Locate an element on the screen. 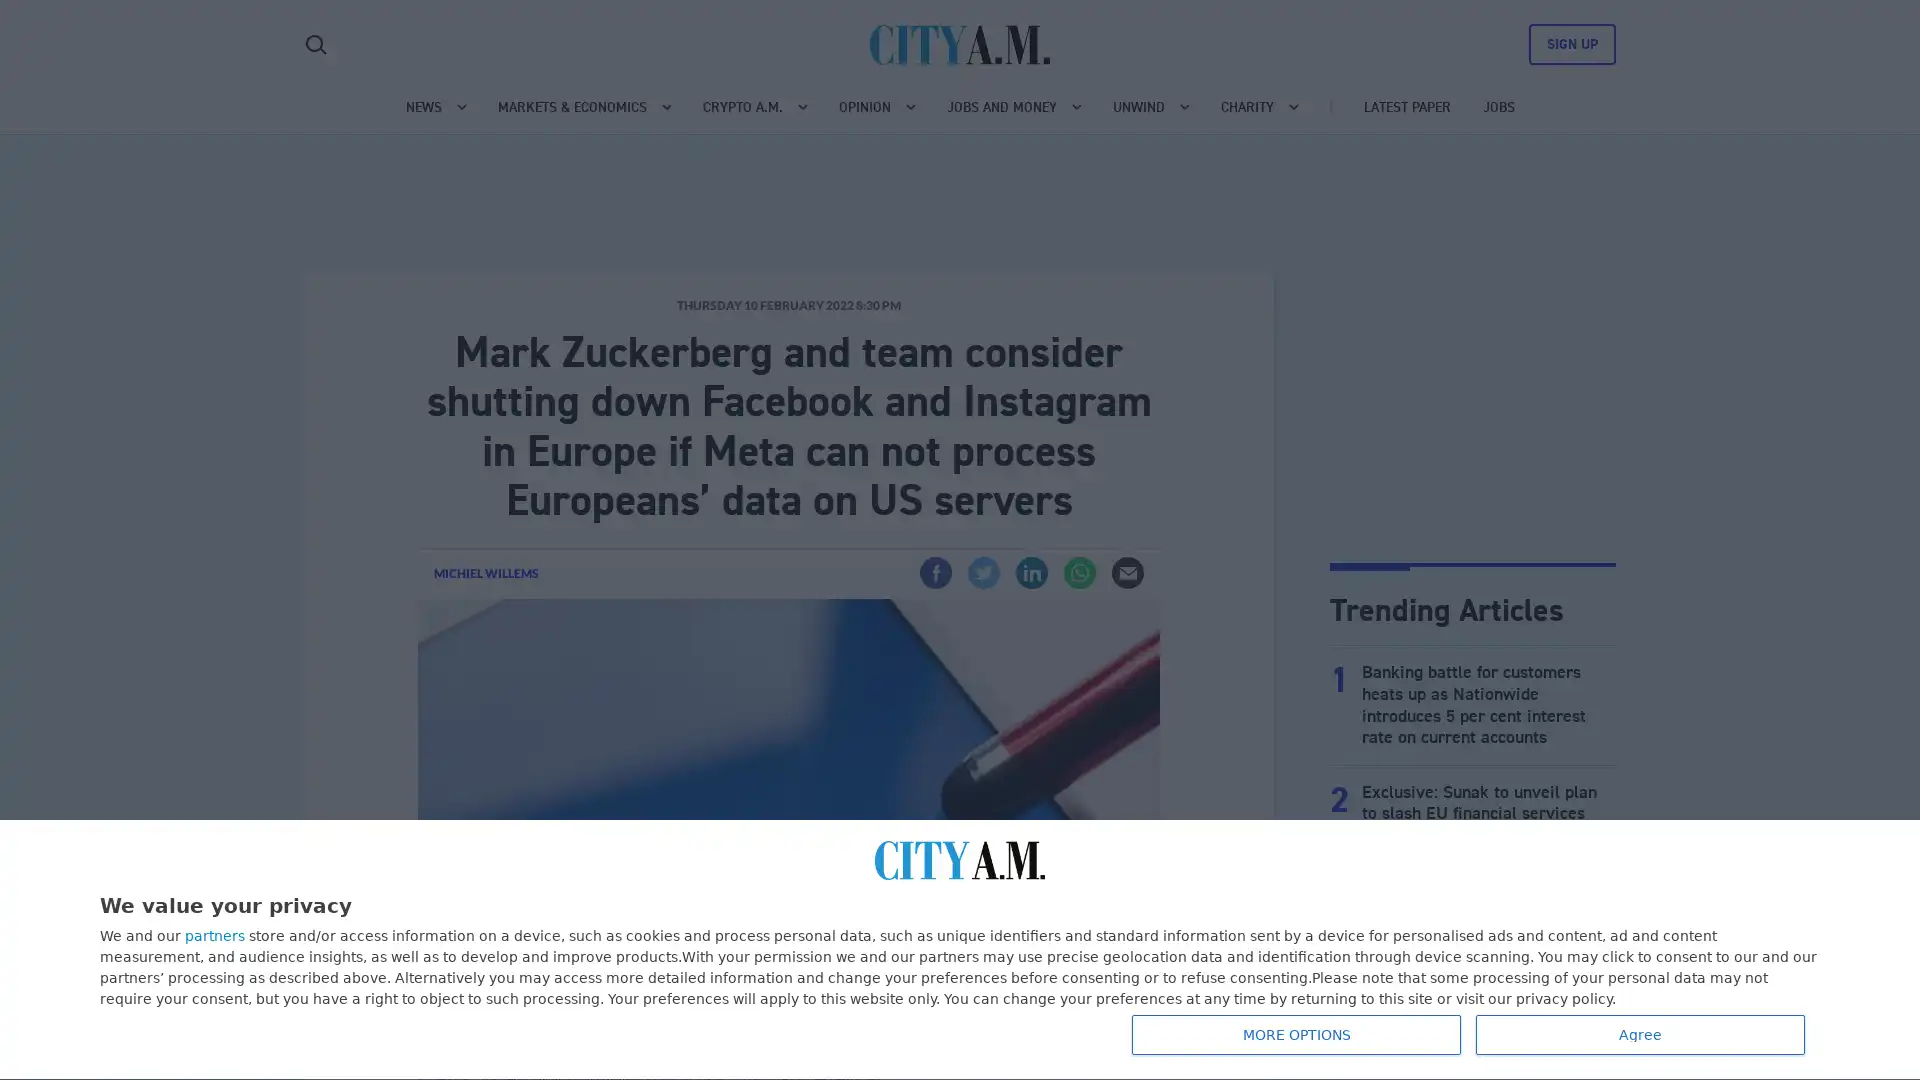 The height and width of the screenshot is (1080, 1920). Agree is located at coordinates (1640, 1034).